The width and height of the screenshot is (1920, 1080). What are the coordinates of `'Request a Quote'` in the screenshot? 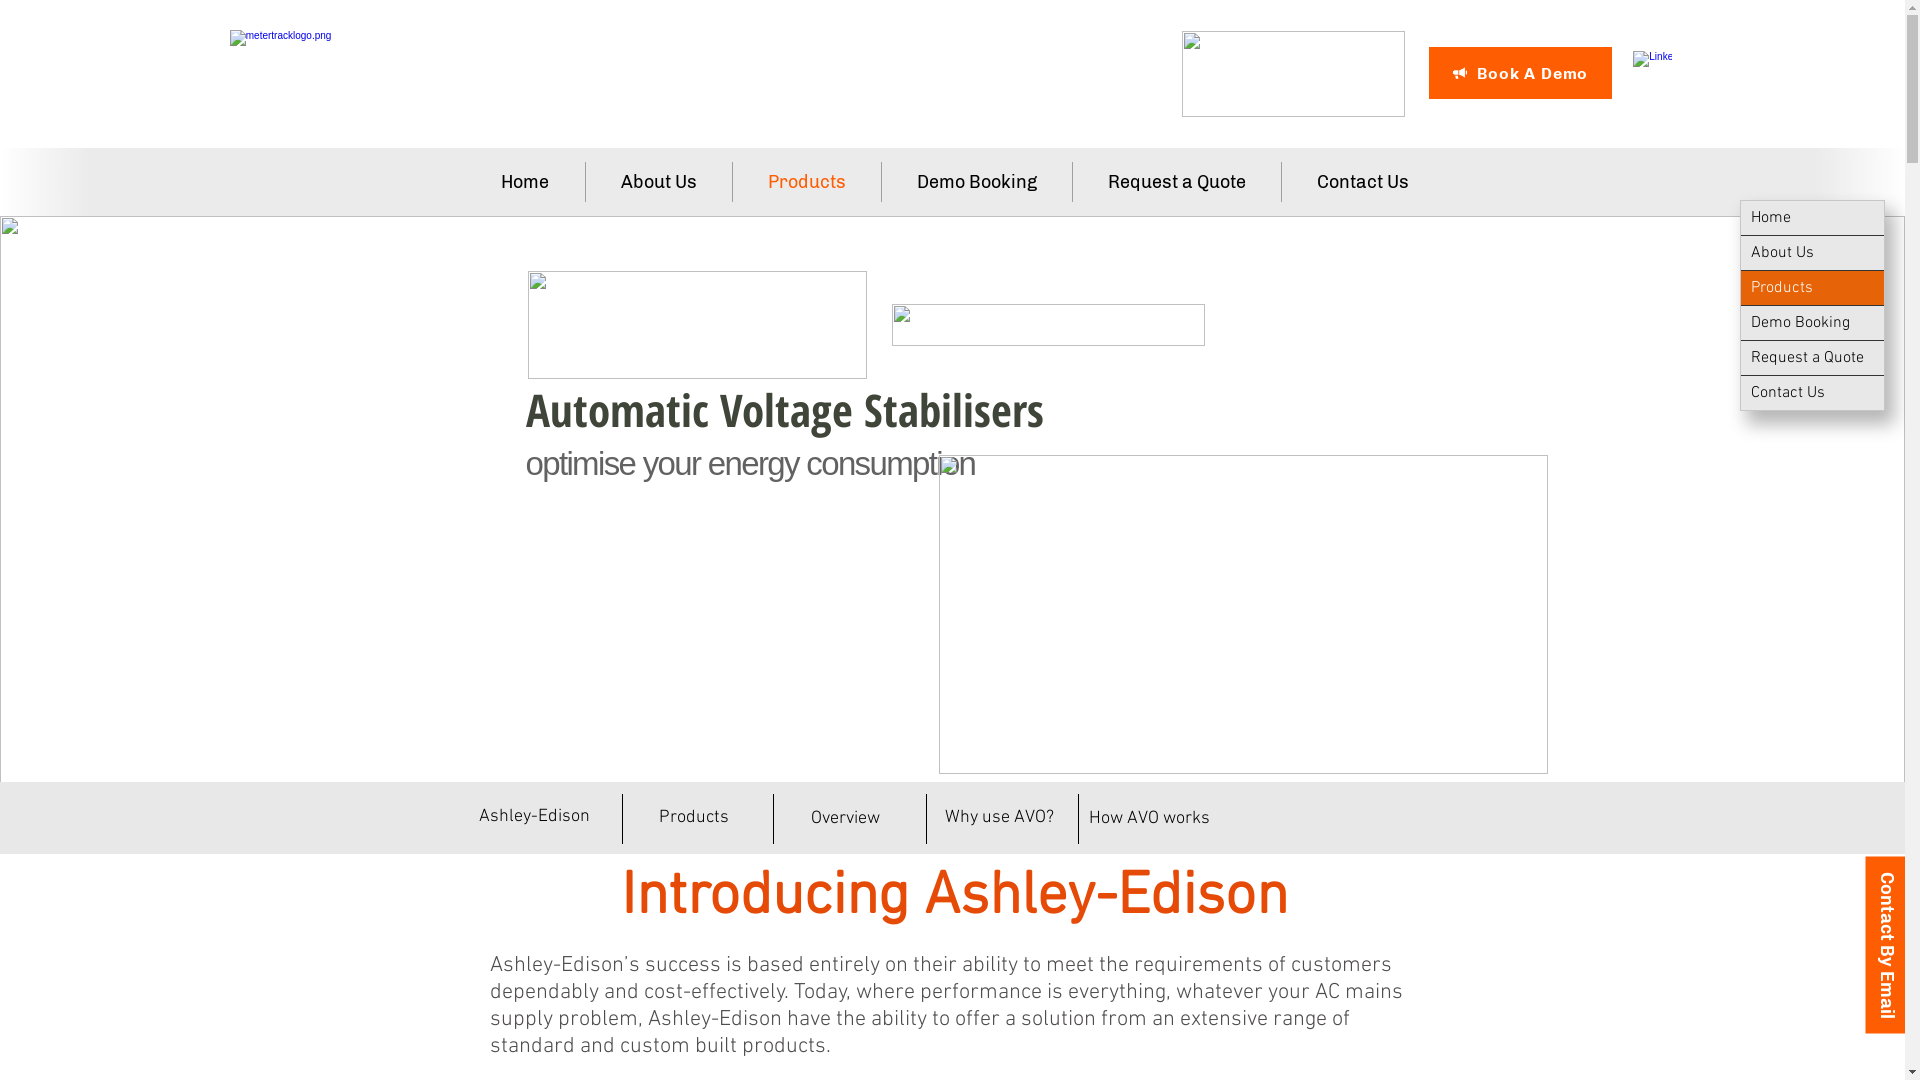 It's located at (1176, 181).